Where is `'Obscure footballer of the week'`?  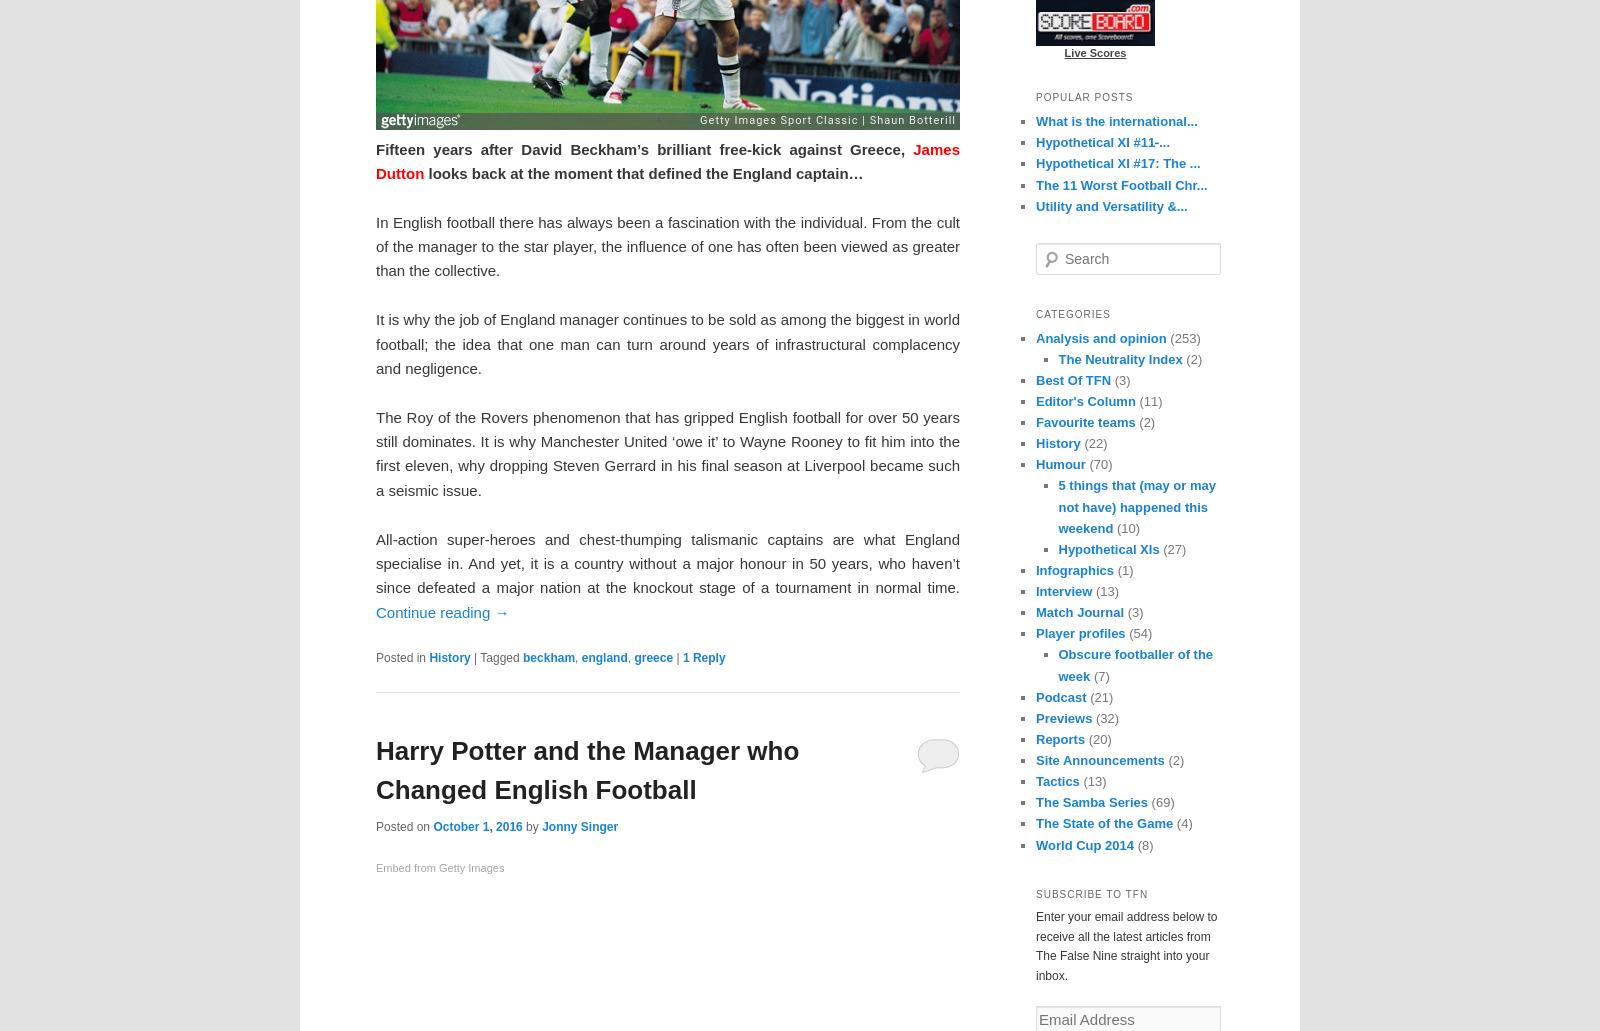
'Obscure footballer of the week' is located at coordinates (1135, 664).